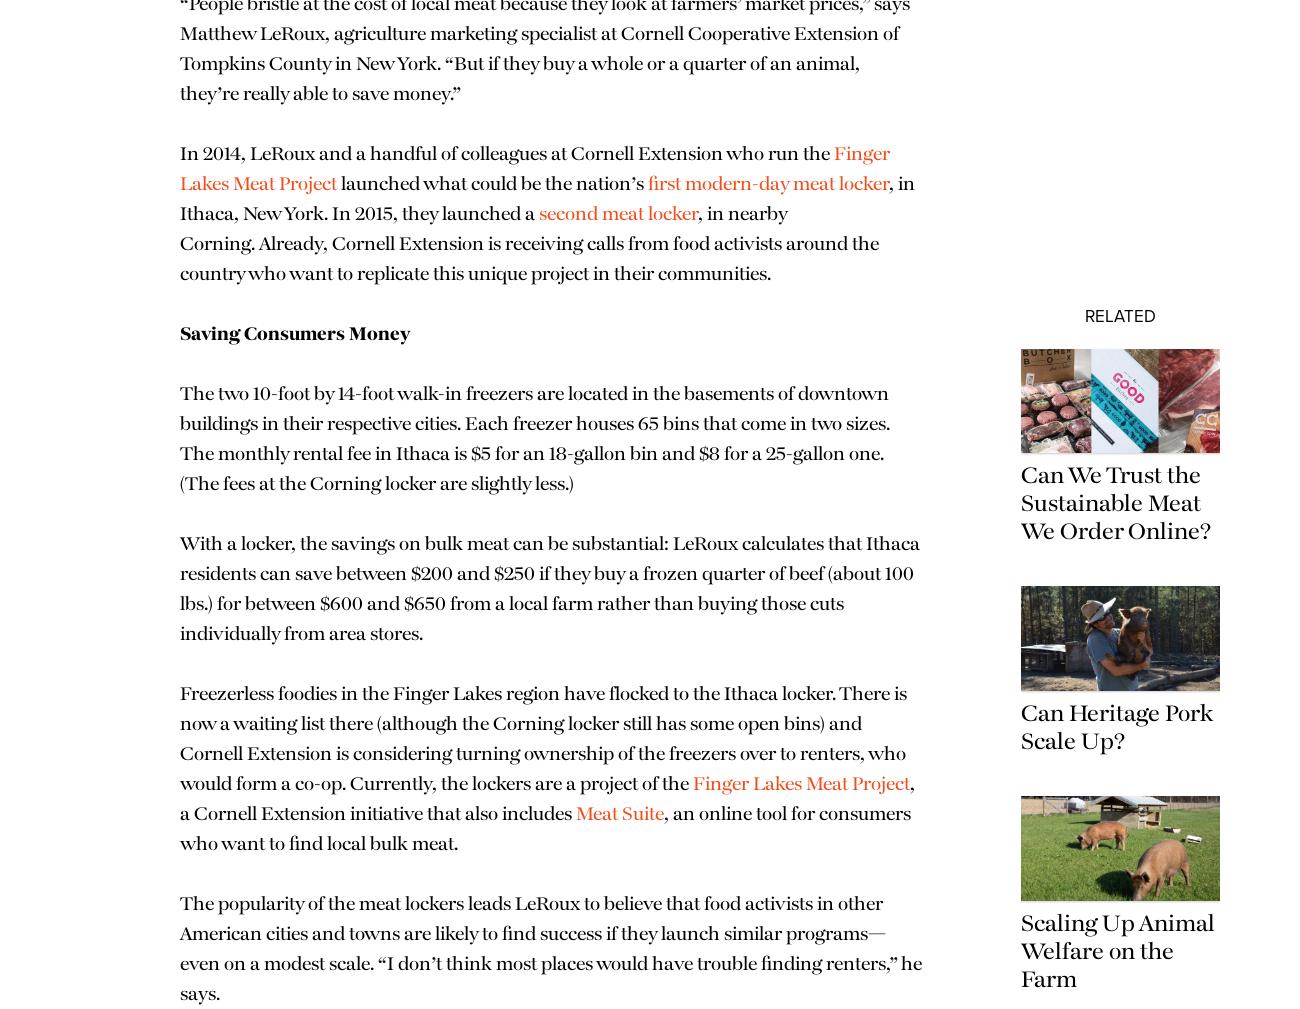  I want to click on 'Freezerless foodies in the Finger Lakes region have flocked to the Ithaca locker. There is now a waiting list there (although the Corning locker still has some open bins) and Cornell Extension is considering turning ownership of the freezers over to renters, who would form a co-op. Currently, the lockers are a project of the', so click(542, 799).